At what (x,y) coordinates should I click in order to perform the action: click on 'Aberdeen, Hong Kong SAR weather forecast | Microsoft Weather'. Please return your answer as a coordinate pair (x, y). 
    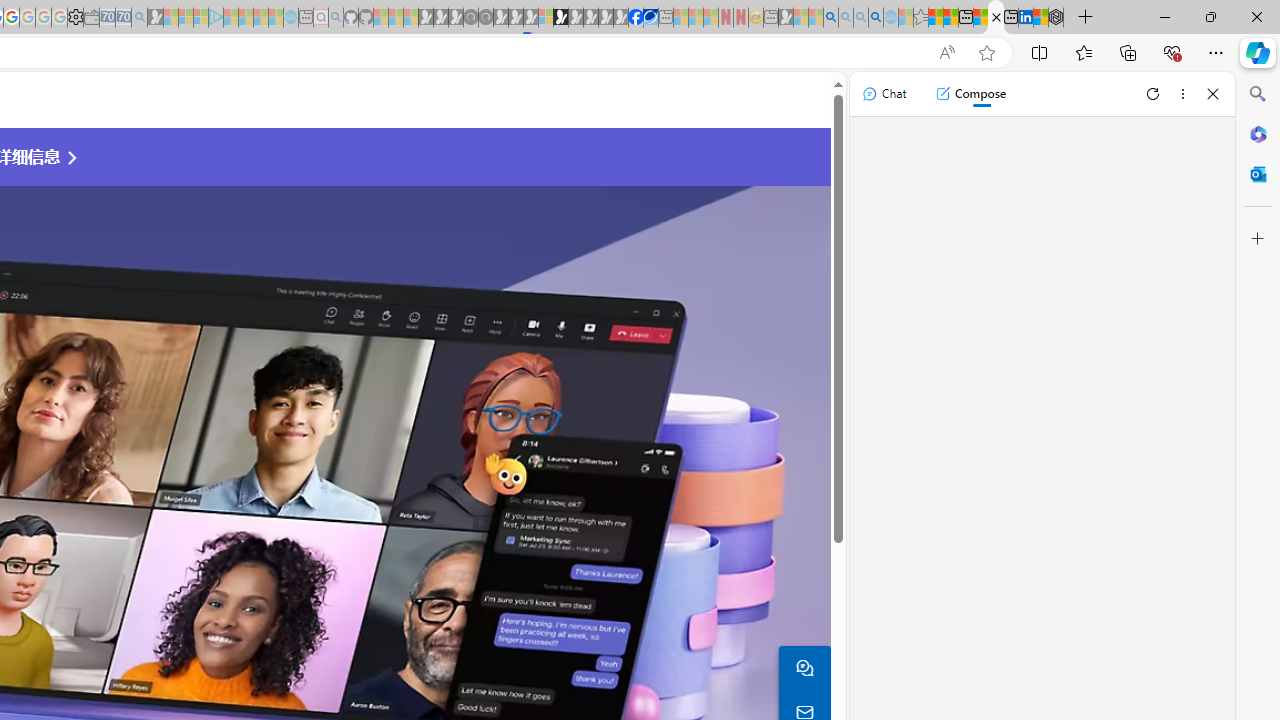
    Looking at the image, I should click on (949, 17).